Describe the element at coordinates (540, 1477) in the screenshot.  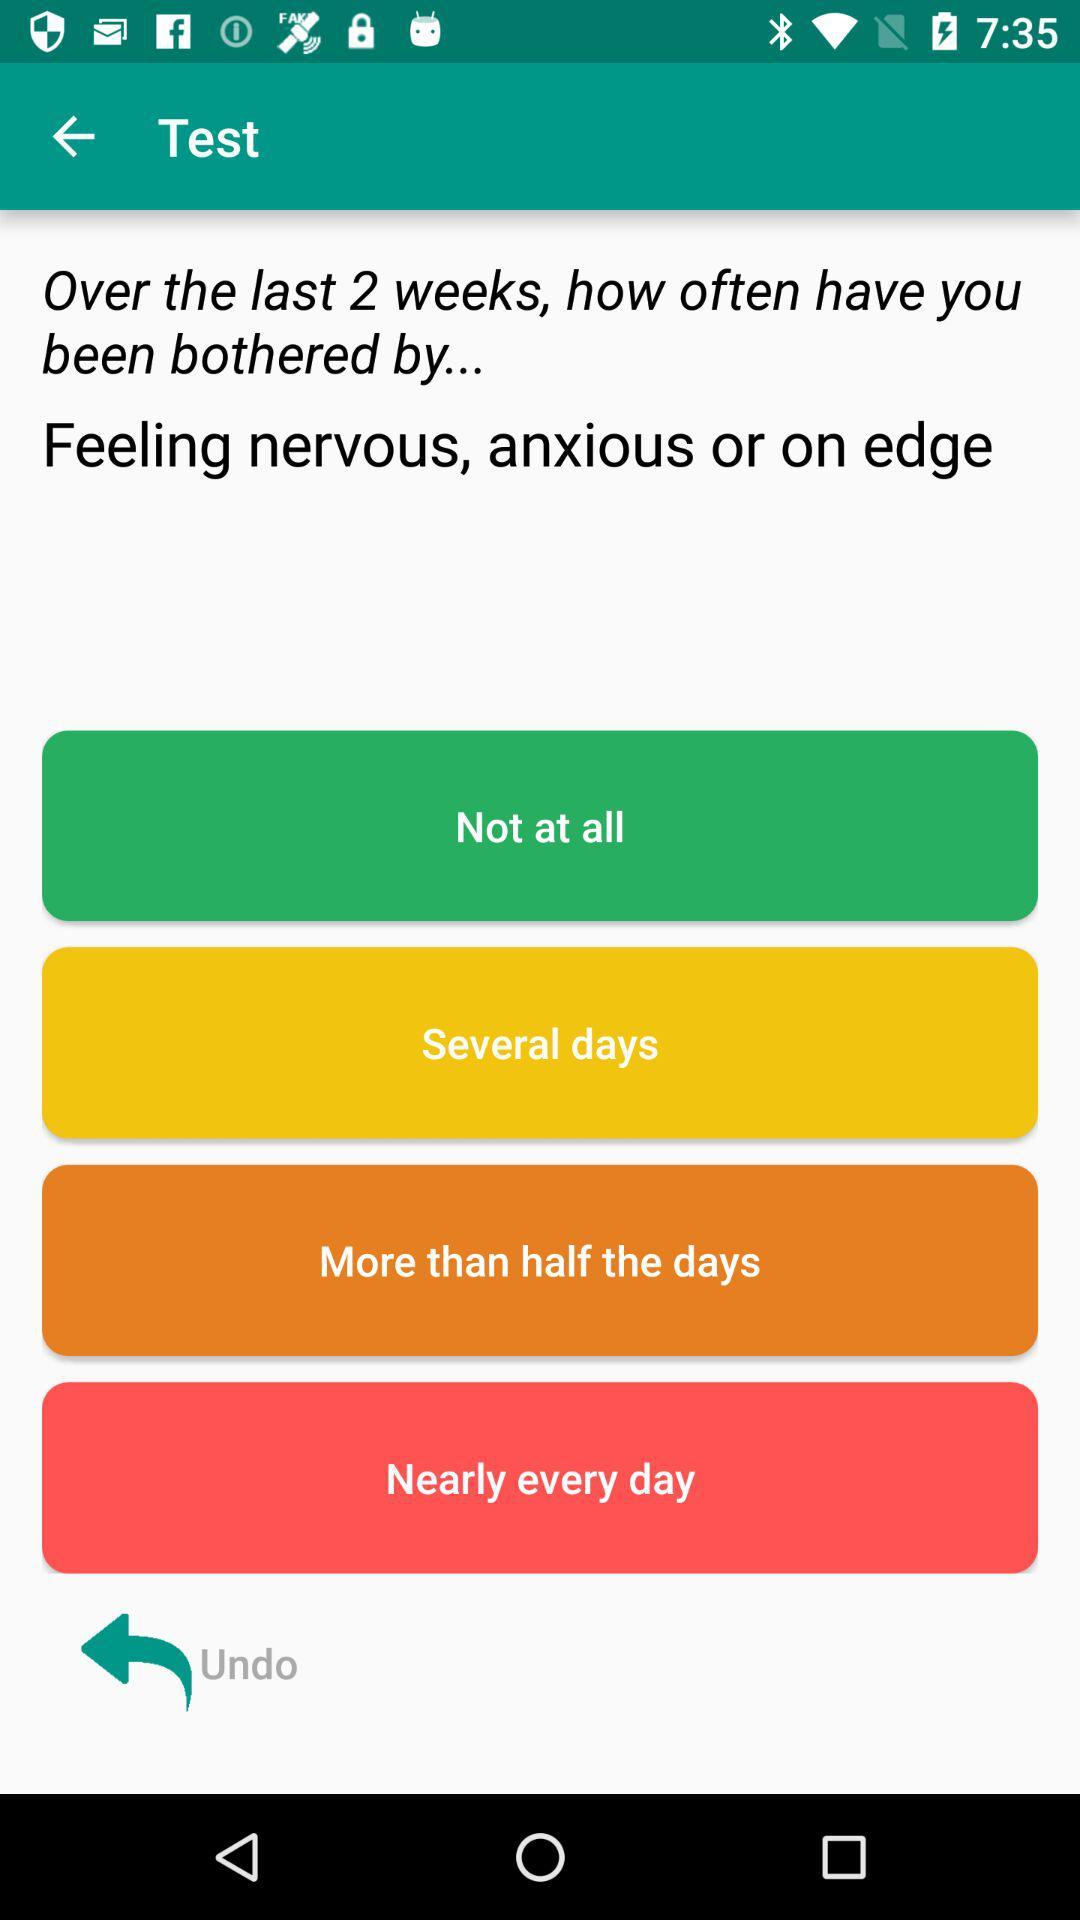
I see `icon below more than half` at that location.